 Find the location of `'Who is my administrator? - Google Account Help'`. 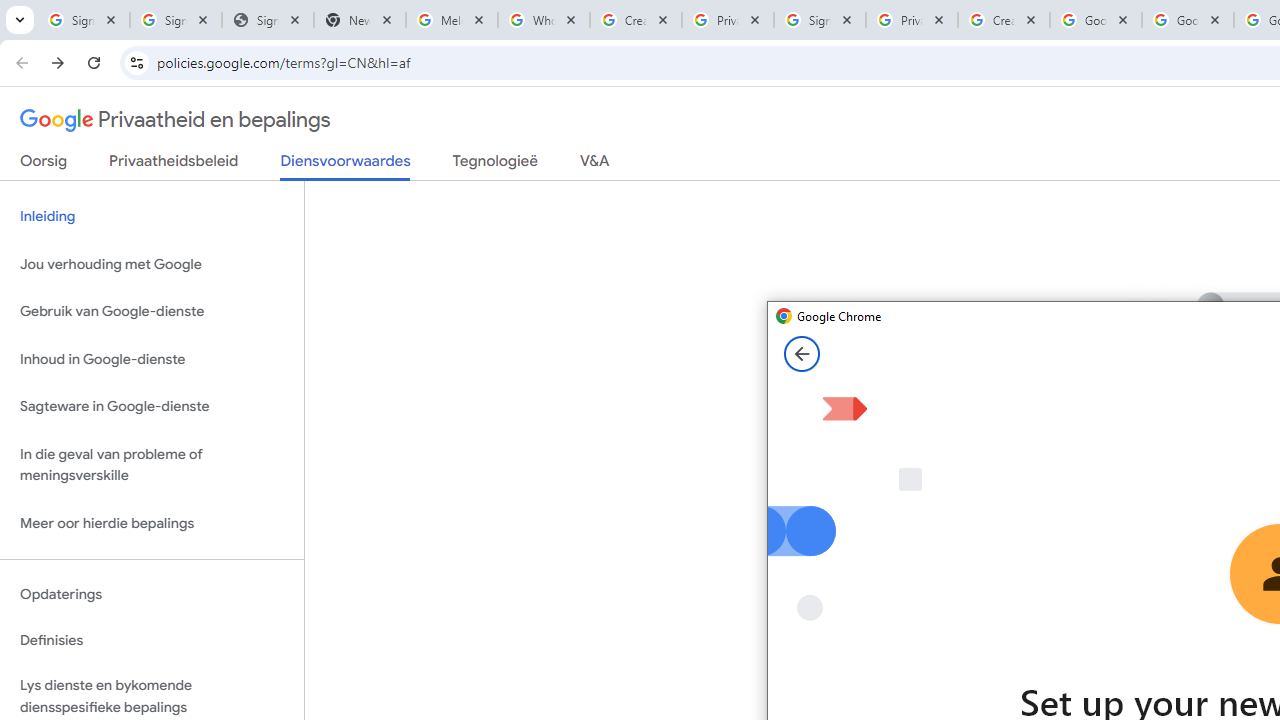

'Who is my administrator? - Google Account Help' is located at coordinates (544, 20).